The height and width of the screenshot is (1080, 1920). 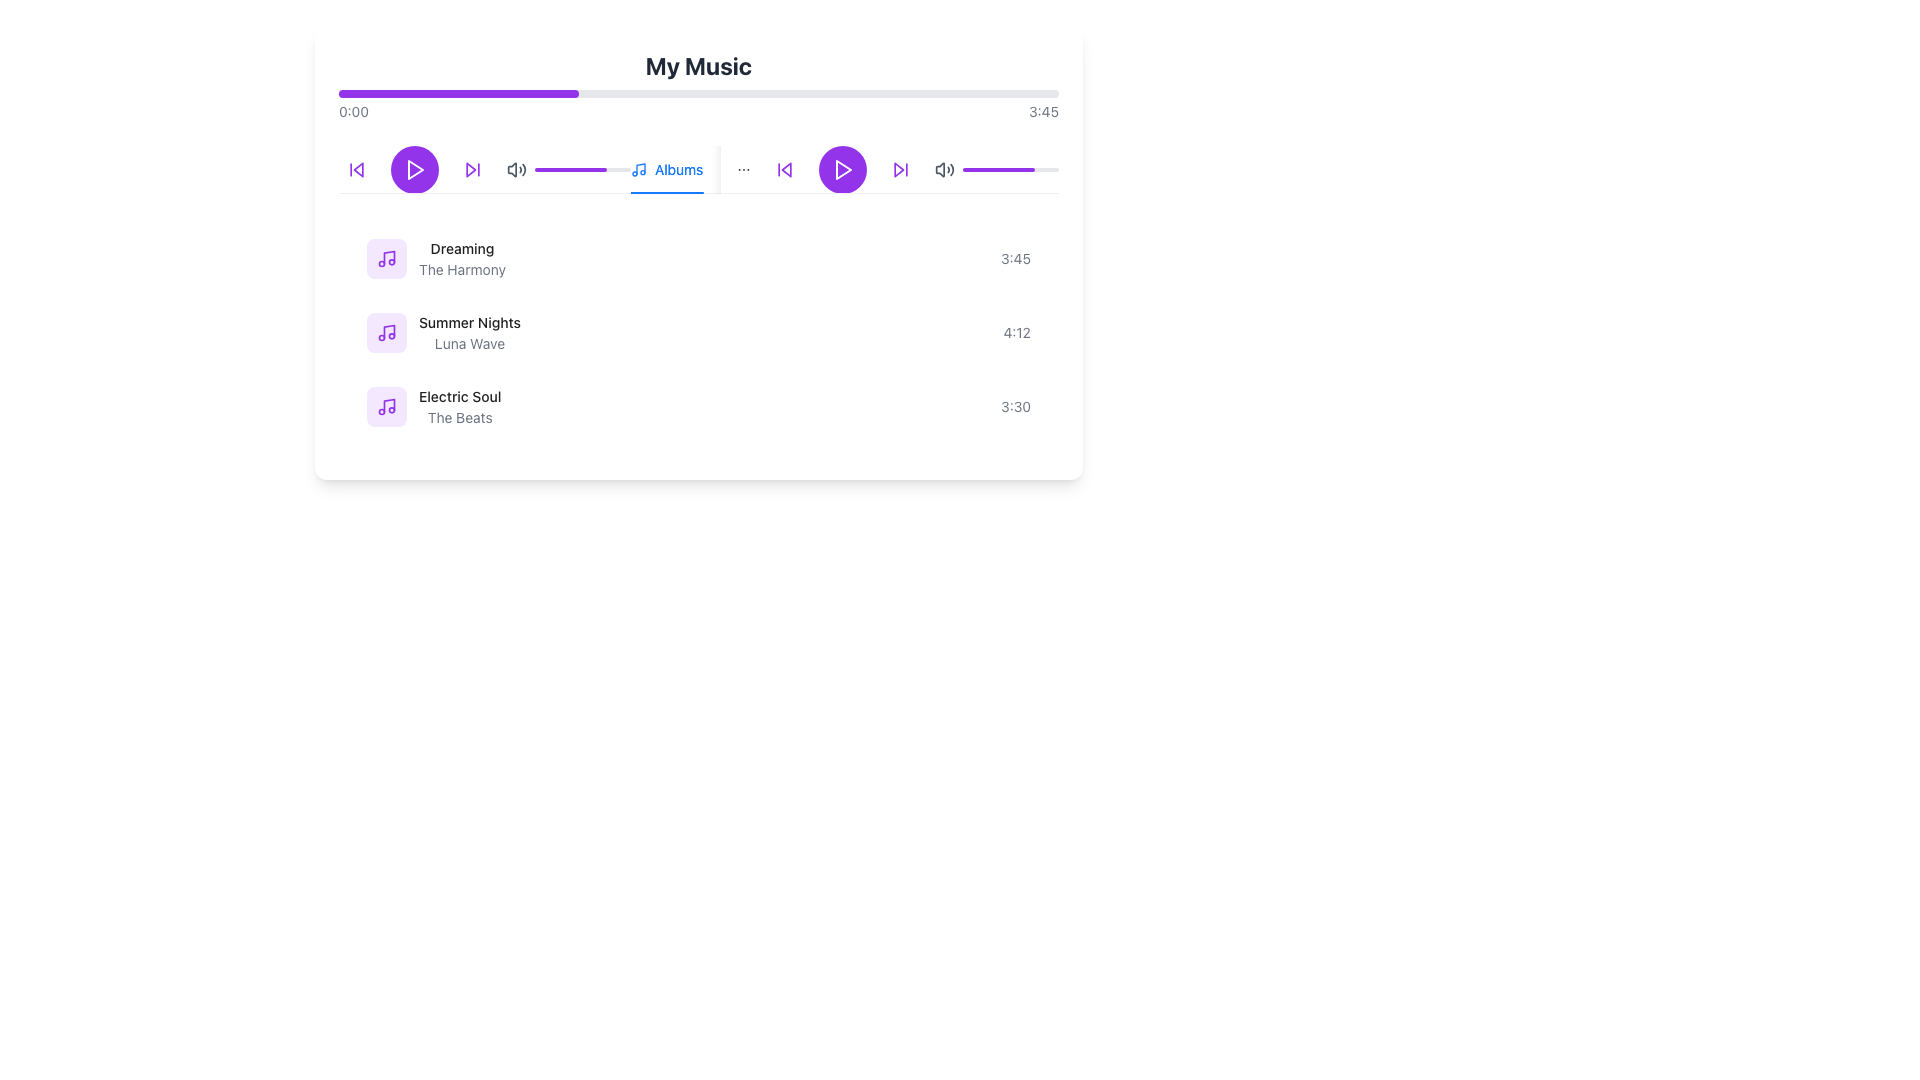 I want to click on the third song element displaying 'Electric Soul' and 'The Beats', so click(x=432, y=406).